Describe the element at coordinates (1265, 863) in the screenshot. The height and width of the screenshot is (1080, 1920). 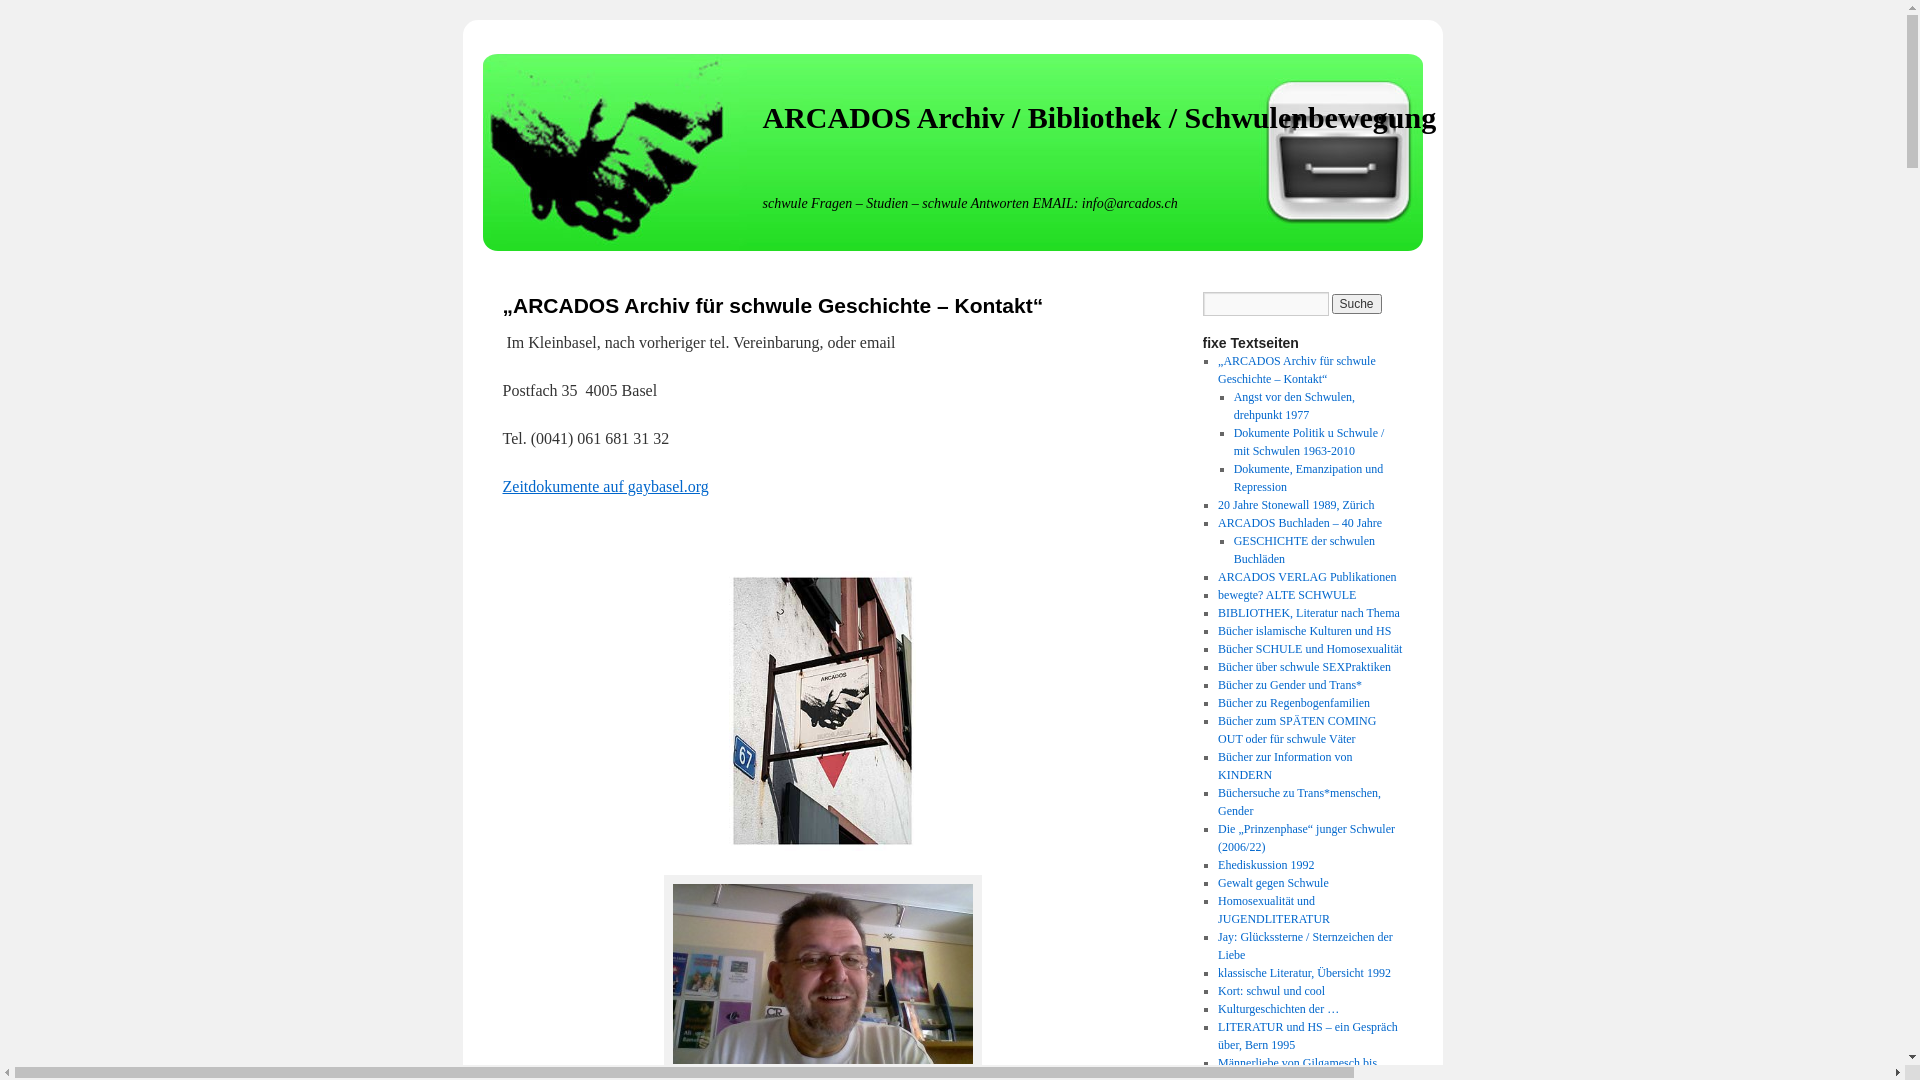
I see `'Ehediskussion 1992'` at that location.